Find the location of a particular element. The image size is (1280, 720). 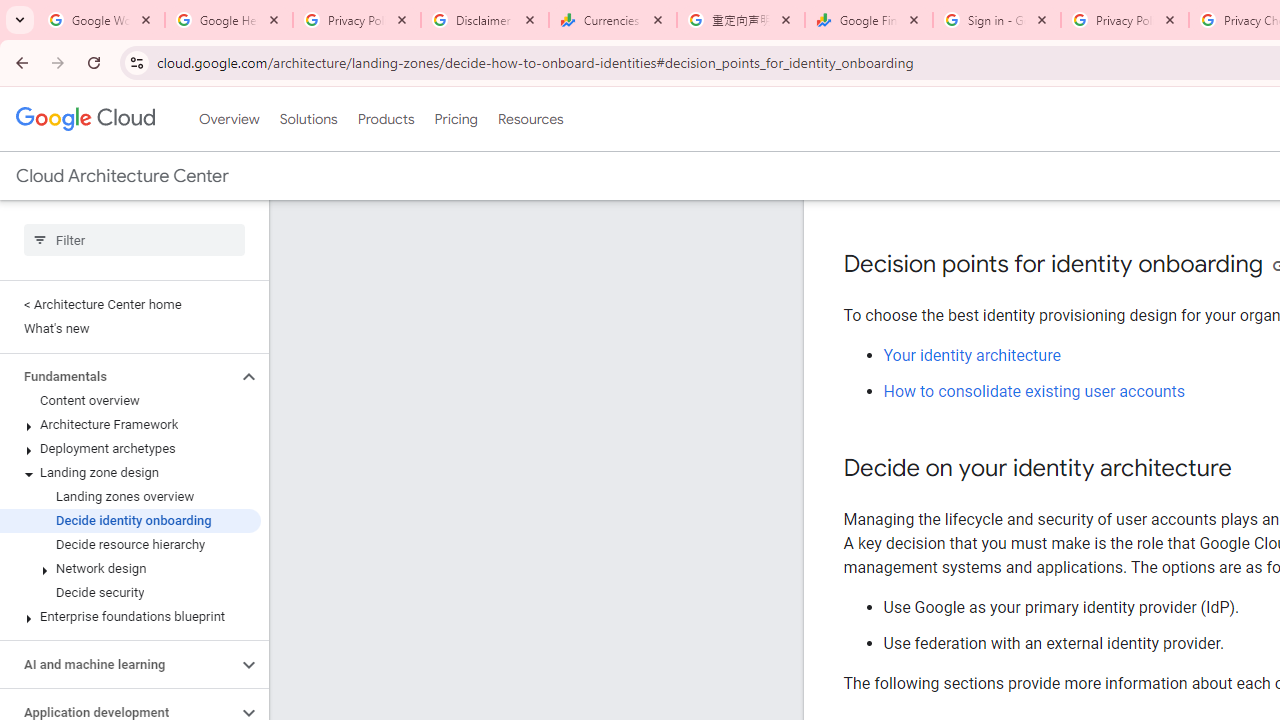

'Landing zones overview' is located at coordinates (129, 496).